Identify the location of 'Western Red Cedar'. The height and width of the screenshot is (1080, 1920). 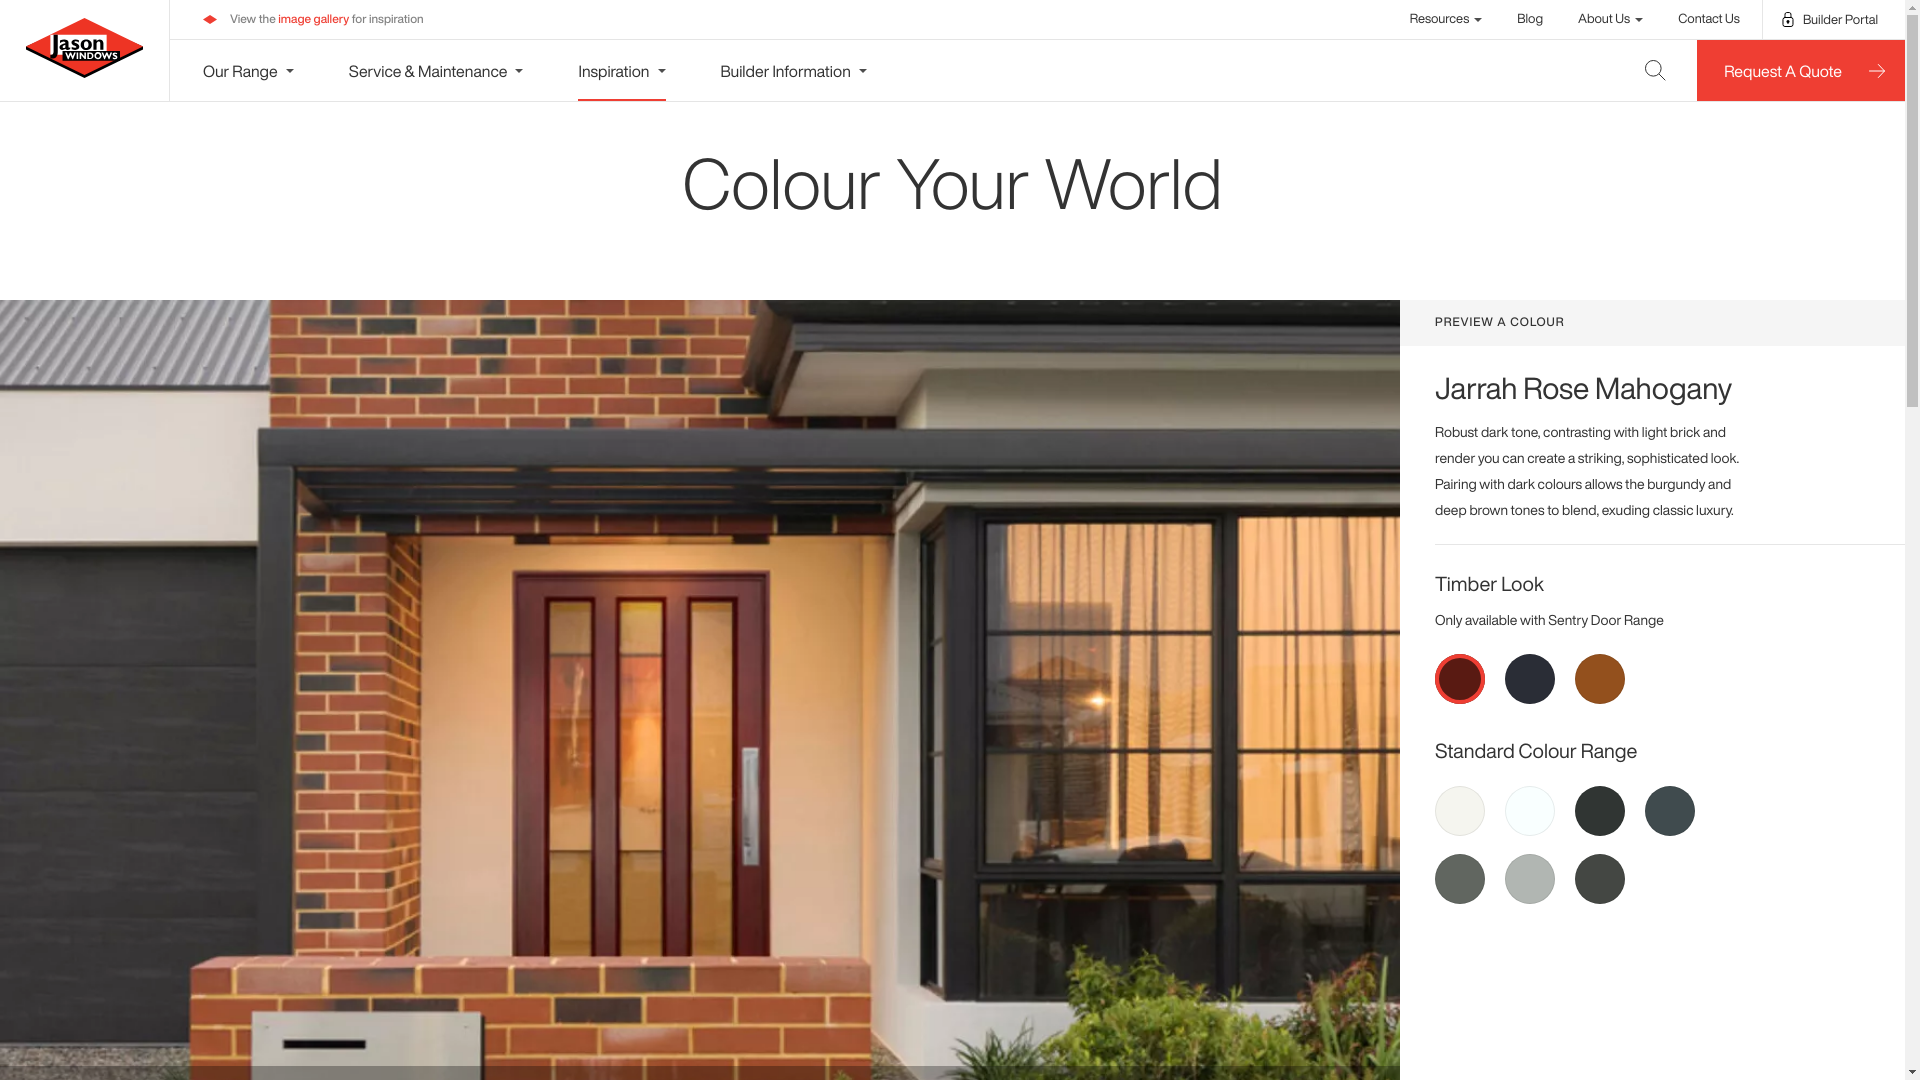
(1573, 677).